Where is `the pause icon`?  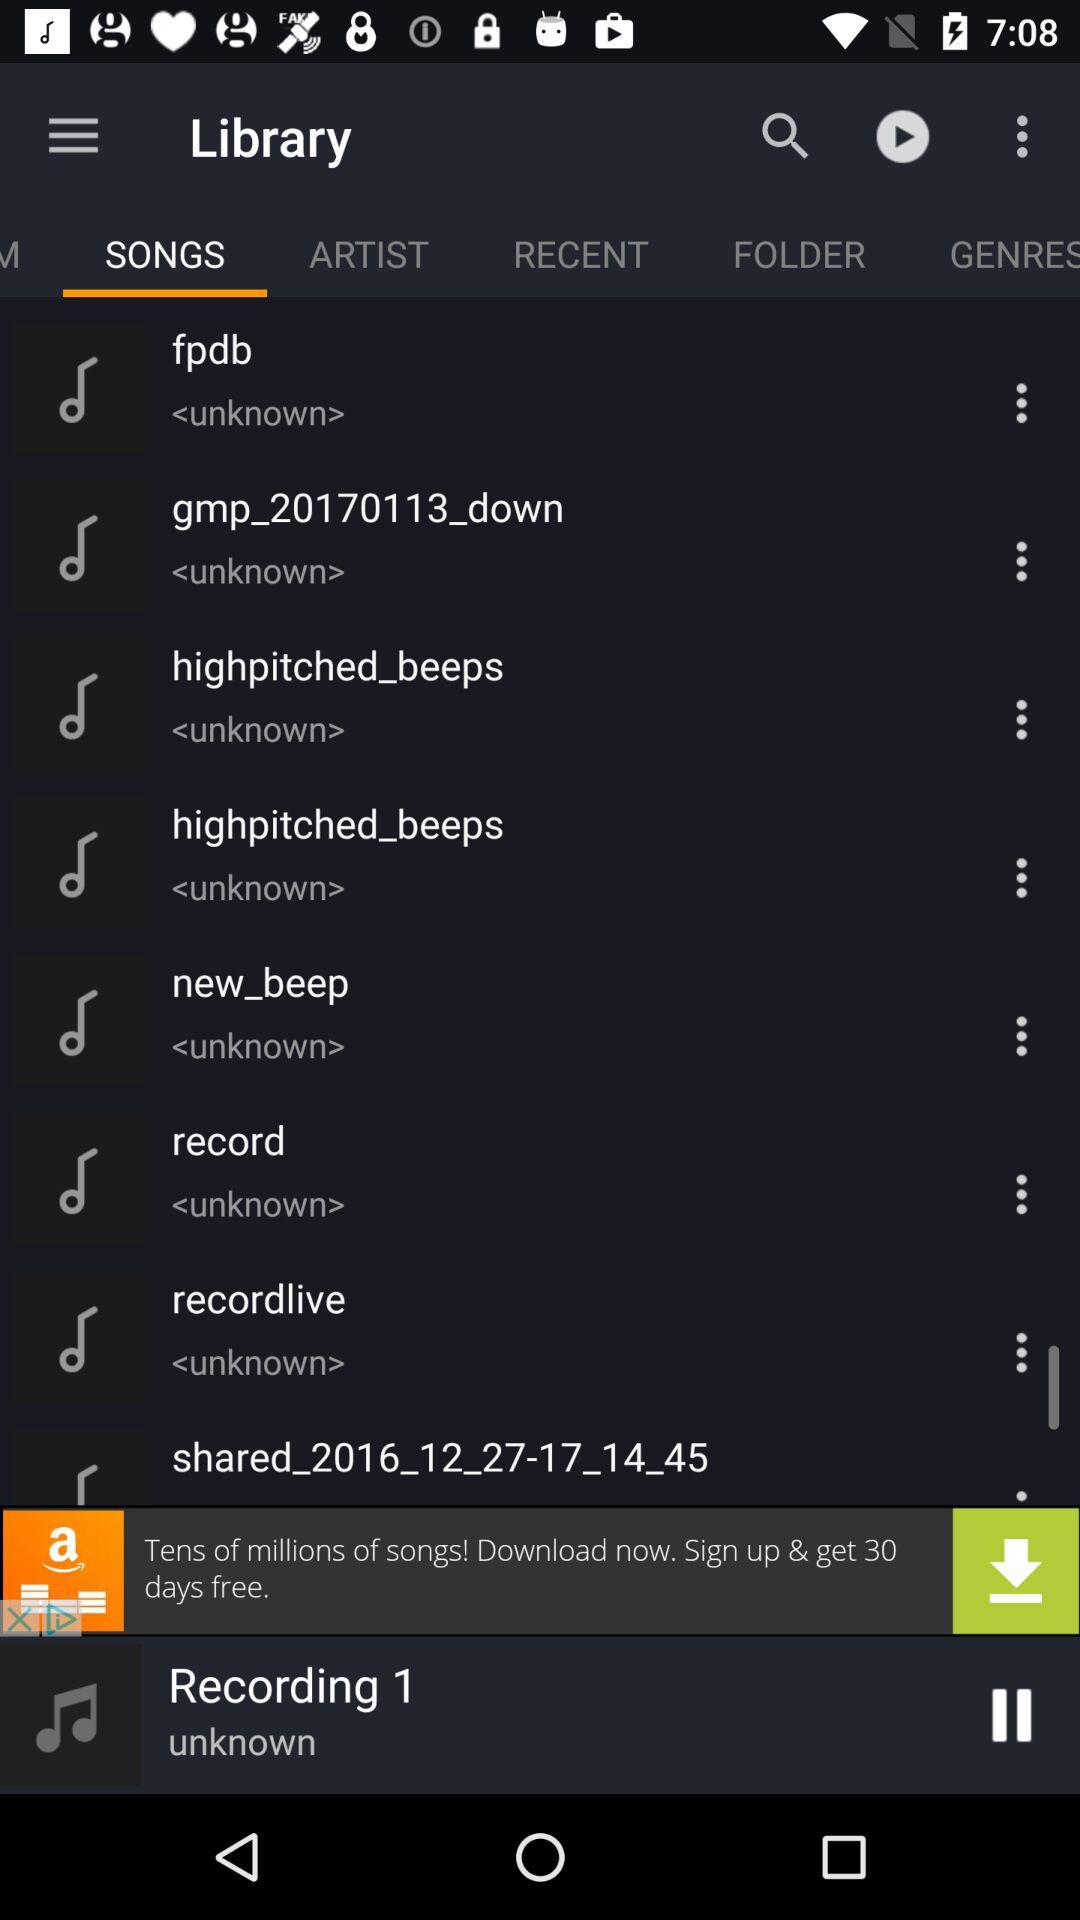
the pause icon is located at coordinates (1011, 1714).